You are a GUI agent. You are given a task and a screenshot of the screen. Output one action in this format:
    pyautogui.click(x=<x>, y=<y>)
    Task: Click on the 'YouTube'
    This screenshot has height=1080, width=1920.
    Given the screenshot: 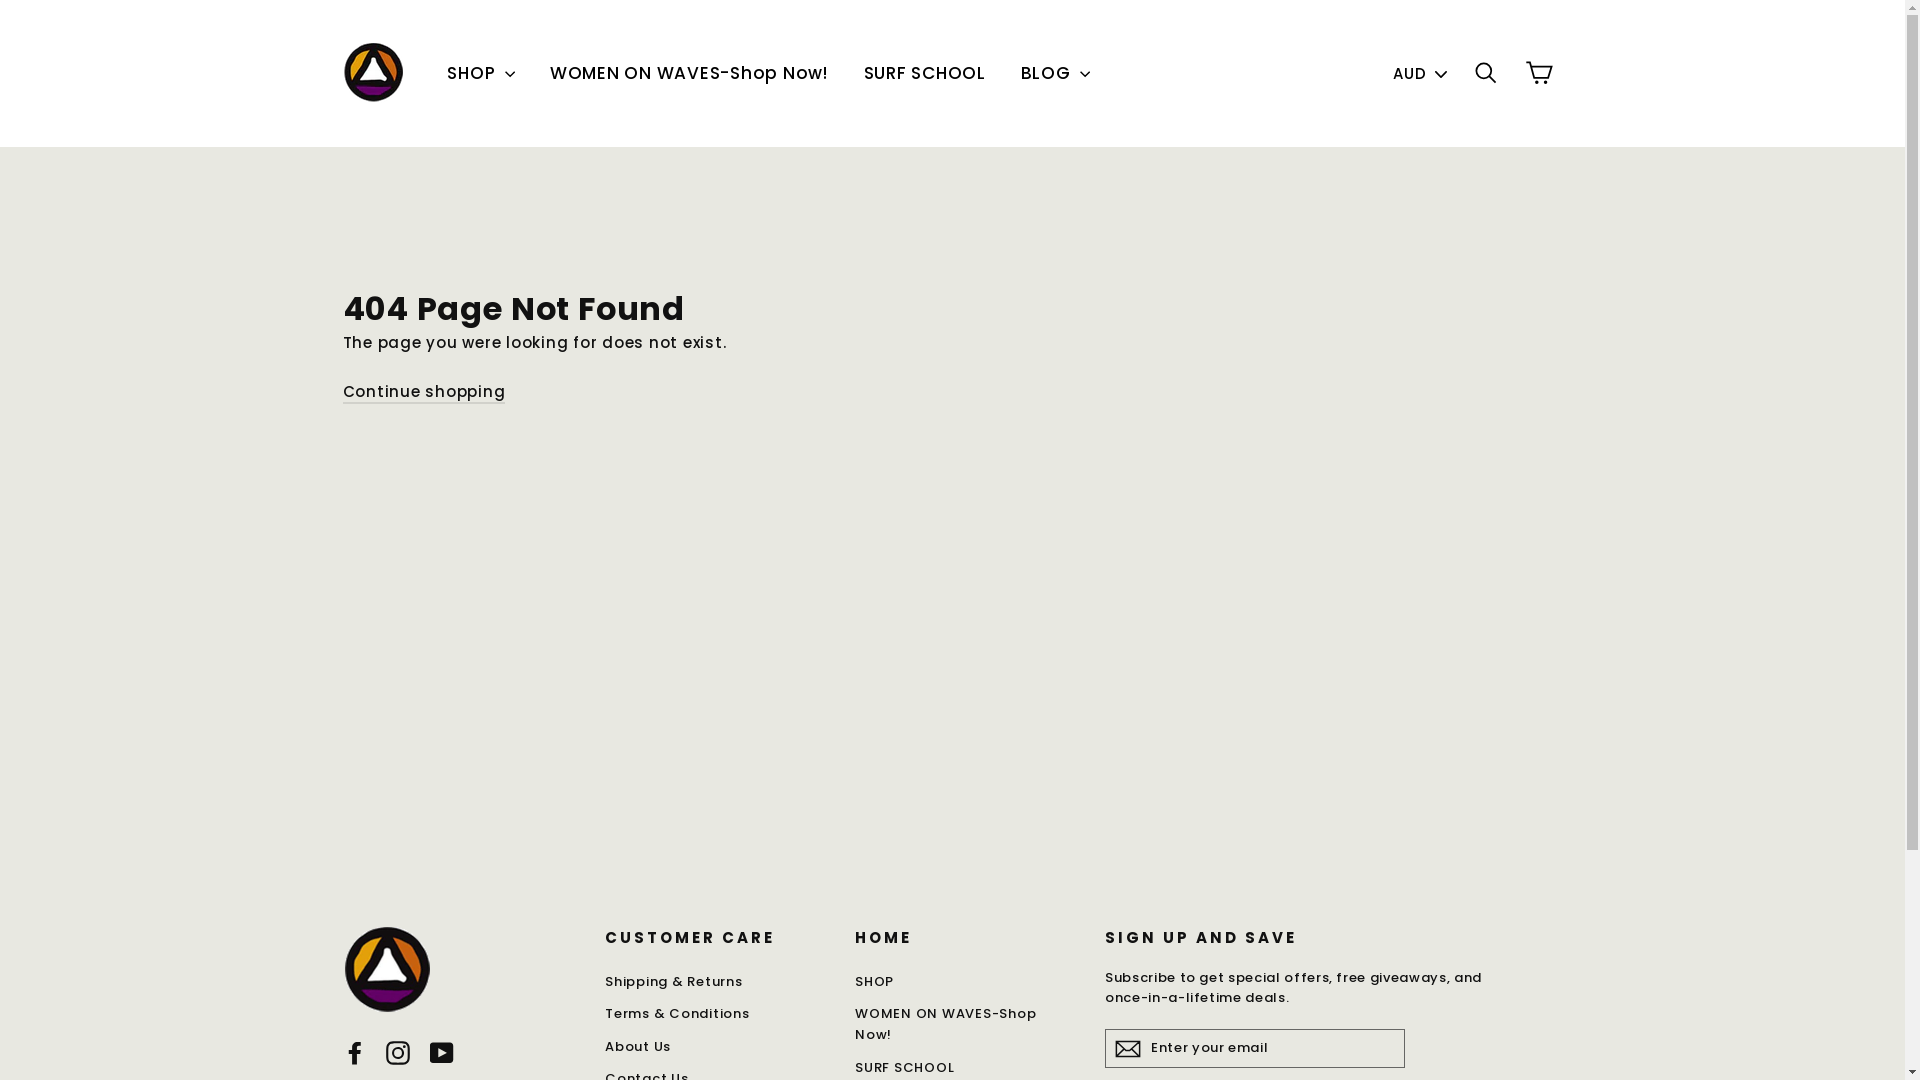 What is the action you would take?
    pyautogui.click(x=440, y=1051)
    